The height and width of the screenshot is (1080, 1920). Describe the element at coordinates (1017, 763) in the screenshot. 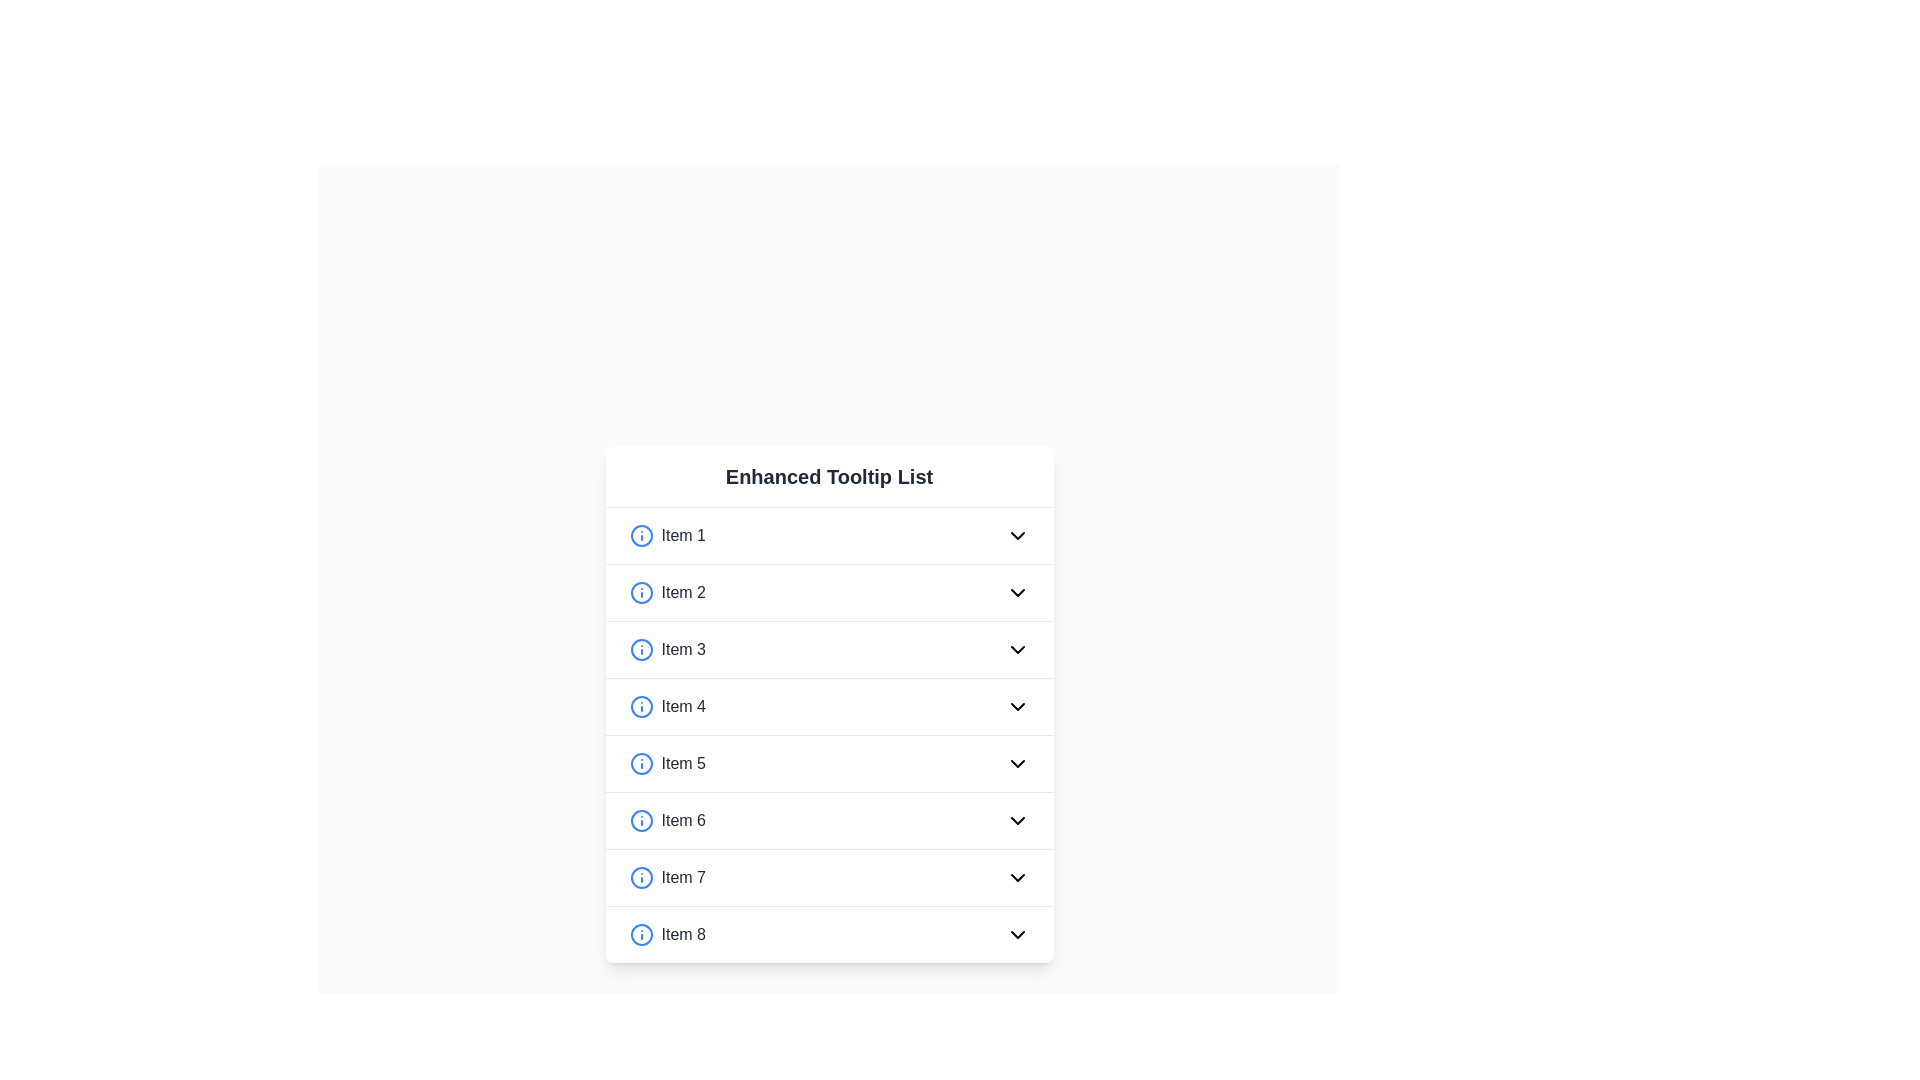

I see `the chevron icon associated with 'Item 5' to trigger additional interaction effects` at that location.